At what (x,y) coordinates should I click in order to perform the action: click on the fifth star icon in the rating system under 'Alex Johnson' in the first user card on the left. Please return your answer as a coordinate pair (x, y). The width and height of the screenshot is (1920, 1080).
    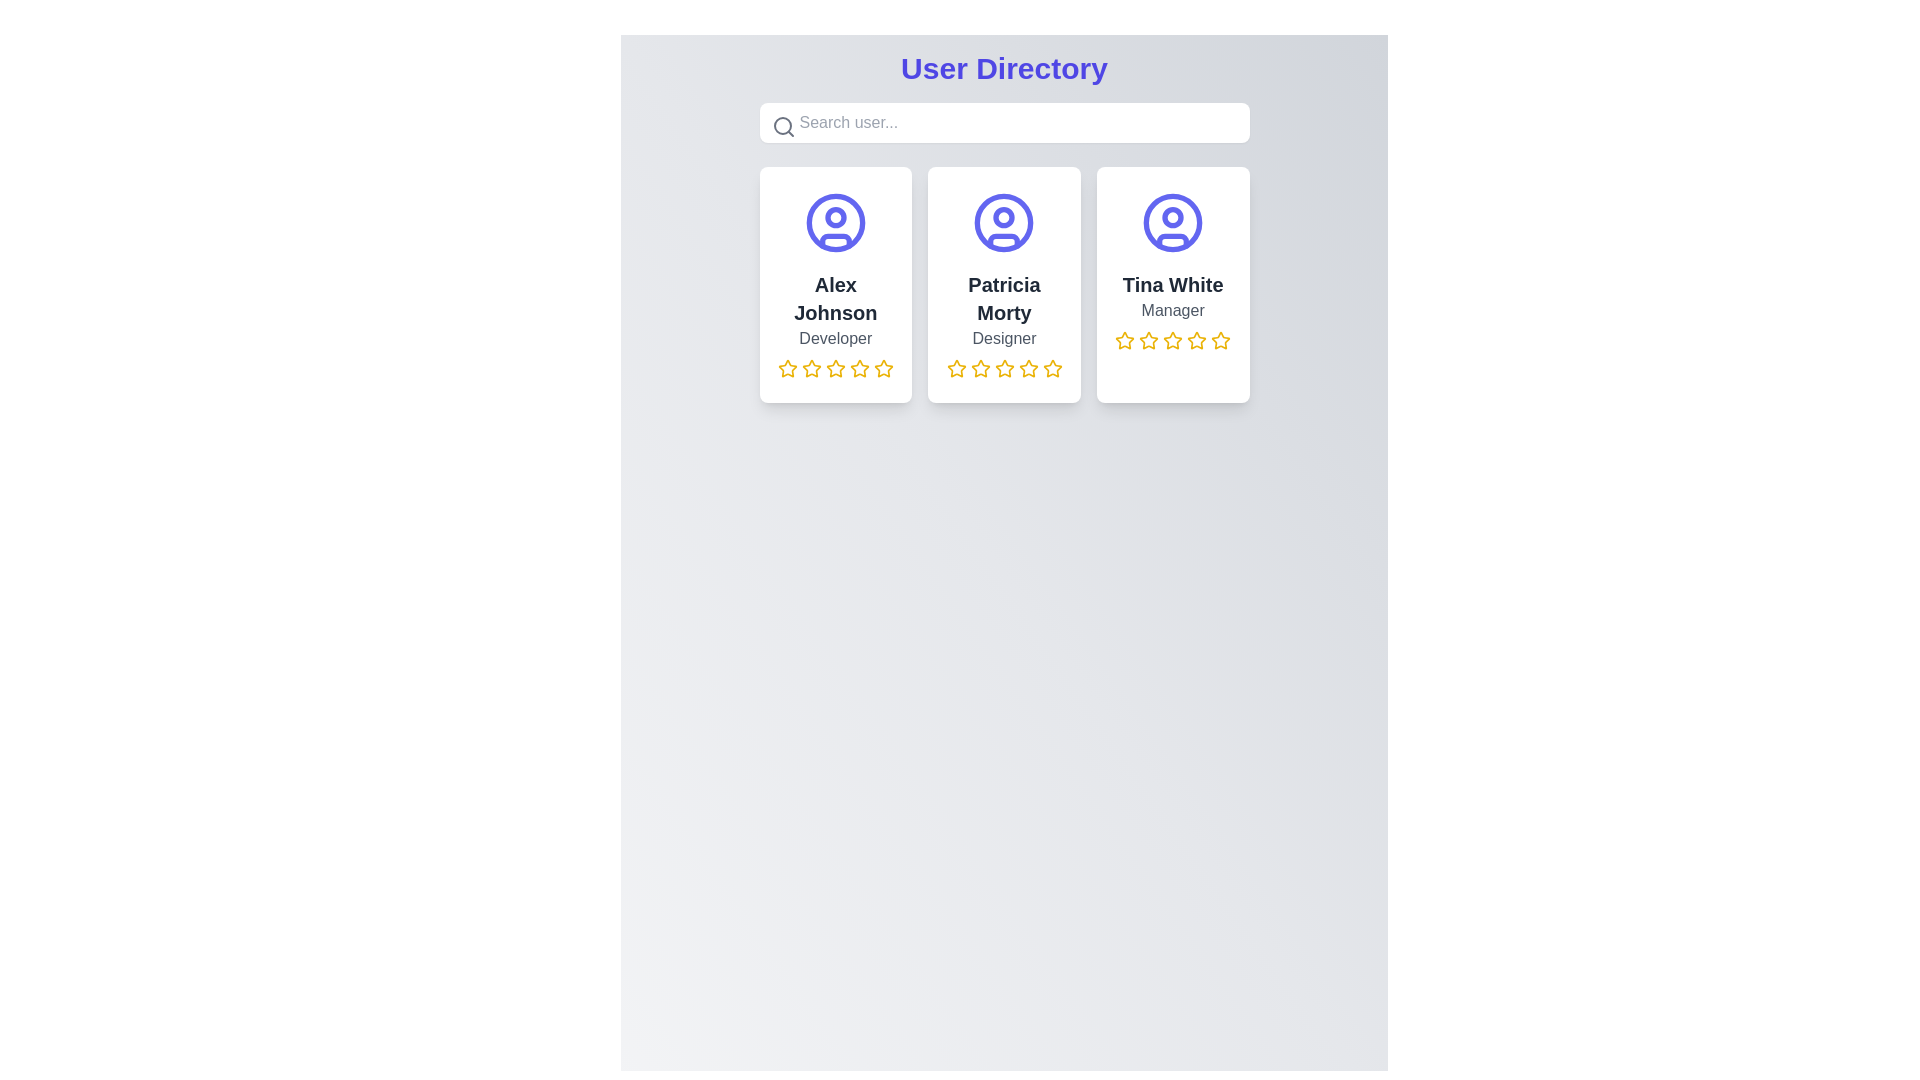
    Looking at the image, I should click on (882, 369).